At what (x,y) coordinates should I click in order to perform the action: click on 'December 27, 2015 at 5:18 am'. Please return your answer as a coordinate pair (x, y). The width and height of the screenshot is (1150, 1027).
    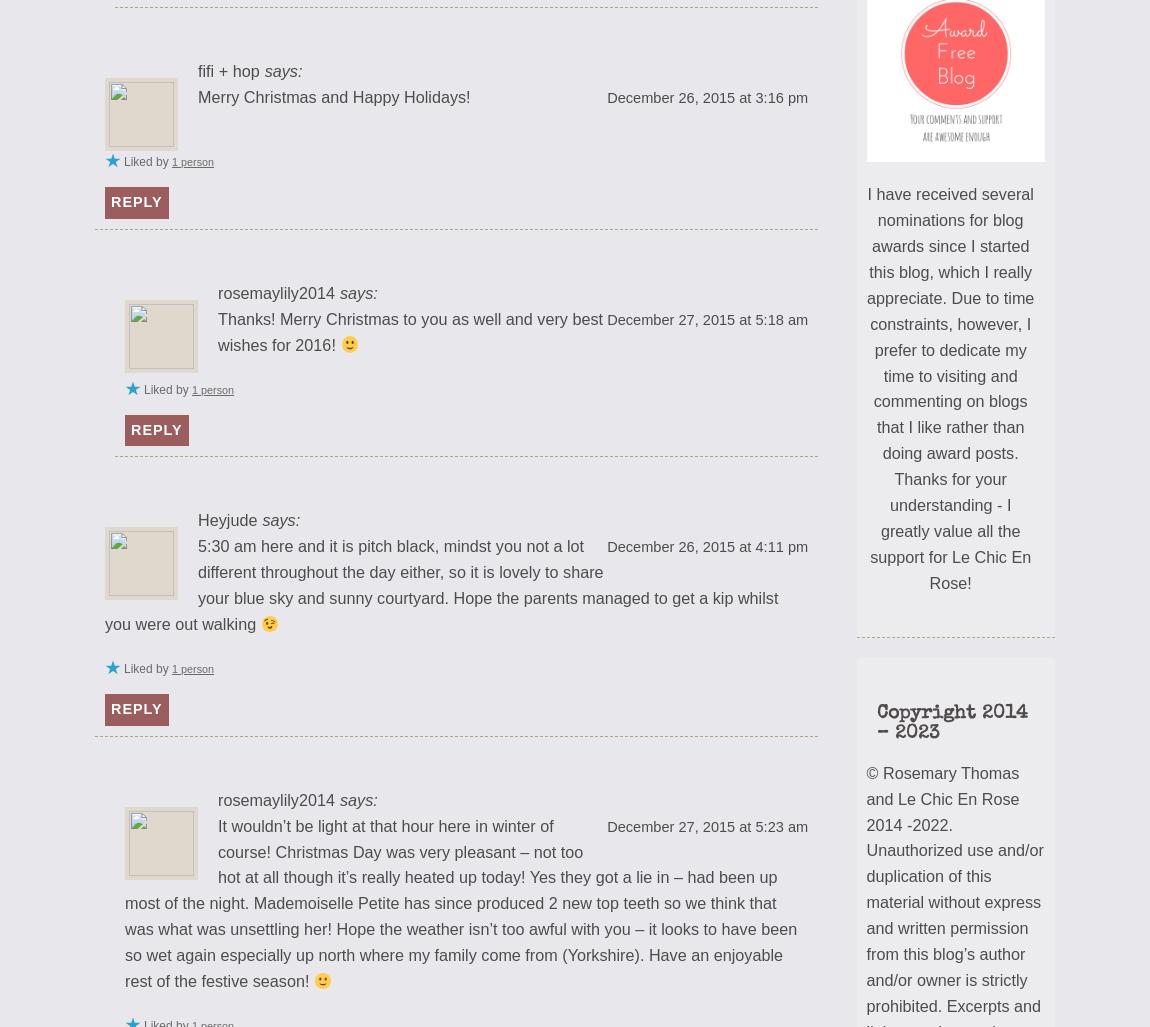
    Looking at the image, I should click on (706, 319).